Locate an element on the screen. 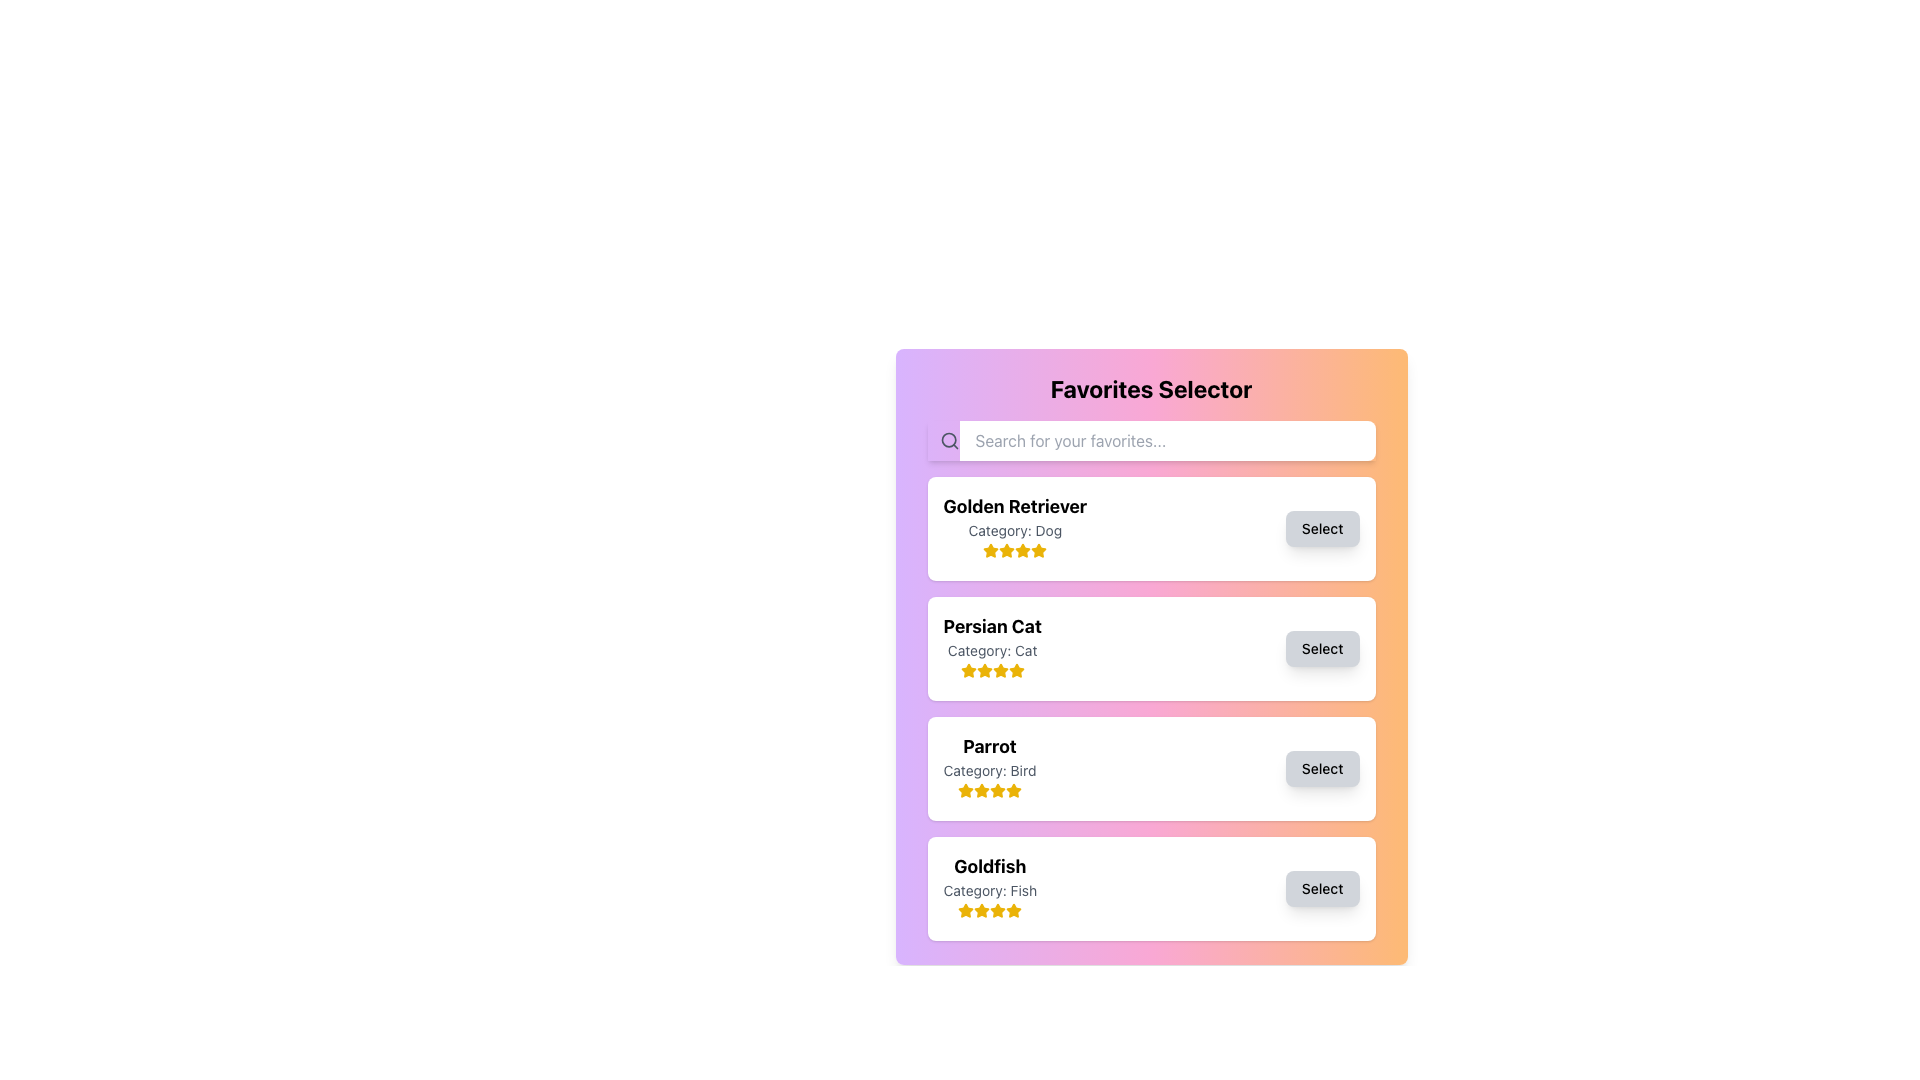 This screenshot has height=1080, width=1920. the third star icon in the 5-star rating system located below the 'Persian Cat' label in the Favorites Selector section is located at coordinates (984, 671).